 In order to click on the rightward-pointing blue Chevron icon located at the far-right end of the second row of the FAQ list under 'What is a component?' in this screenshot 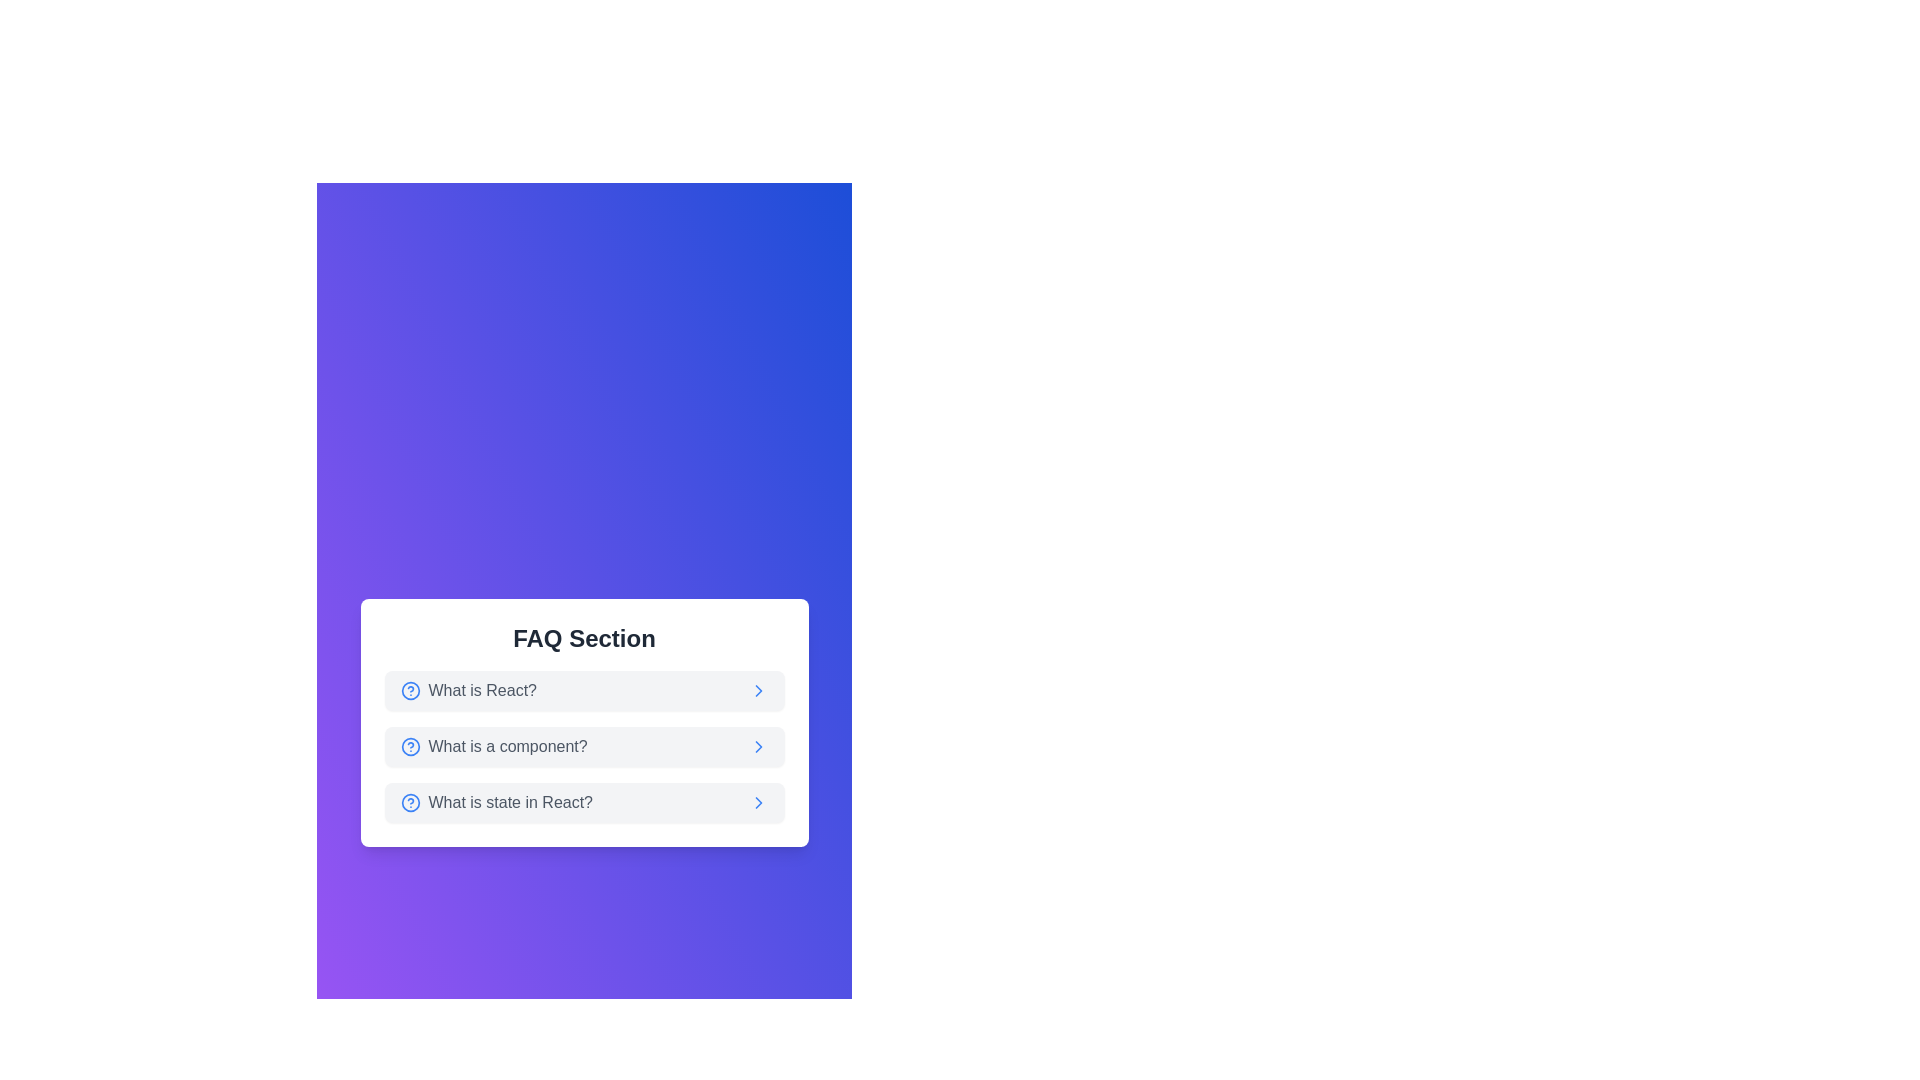, I will do `click(757, 747)`.